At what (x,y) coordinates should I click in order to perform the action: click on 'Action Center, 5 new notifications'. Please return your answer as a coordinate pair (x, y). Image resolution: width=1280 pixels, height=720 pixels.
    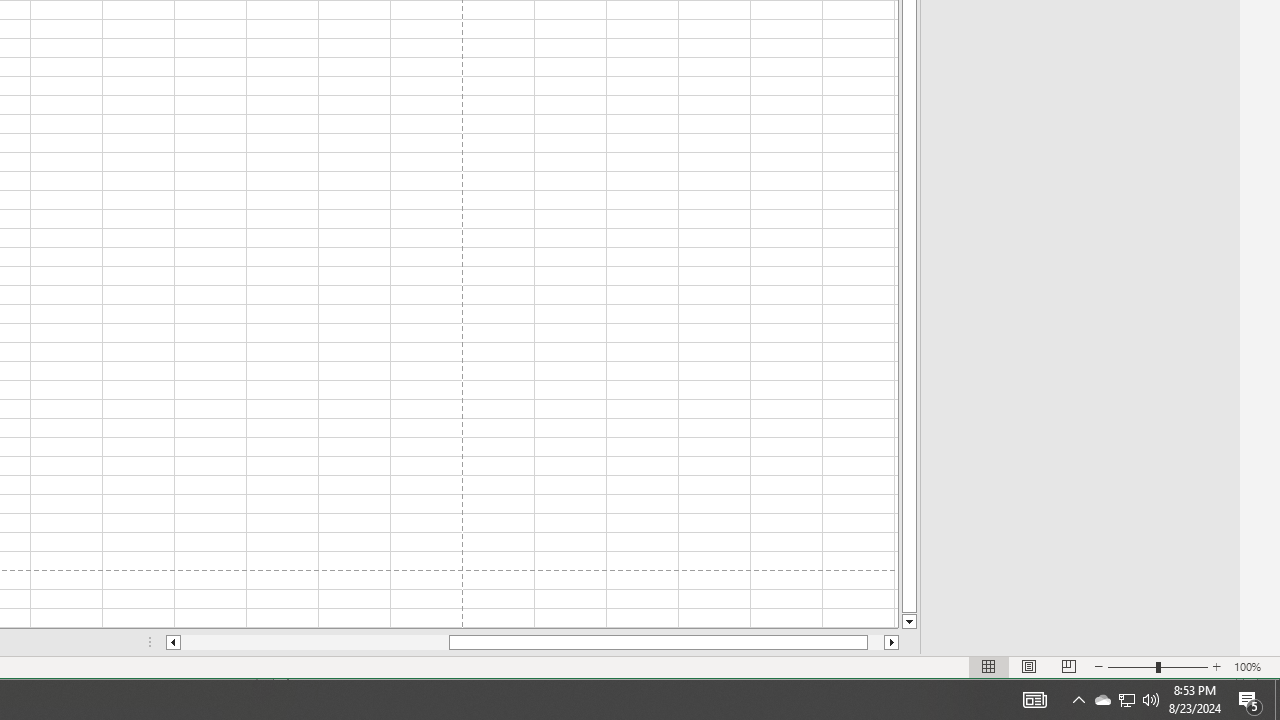
    Looking at the image, I should click on (1250, 698).